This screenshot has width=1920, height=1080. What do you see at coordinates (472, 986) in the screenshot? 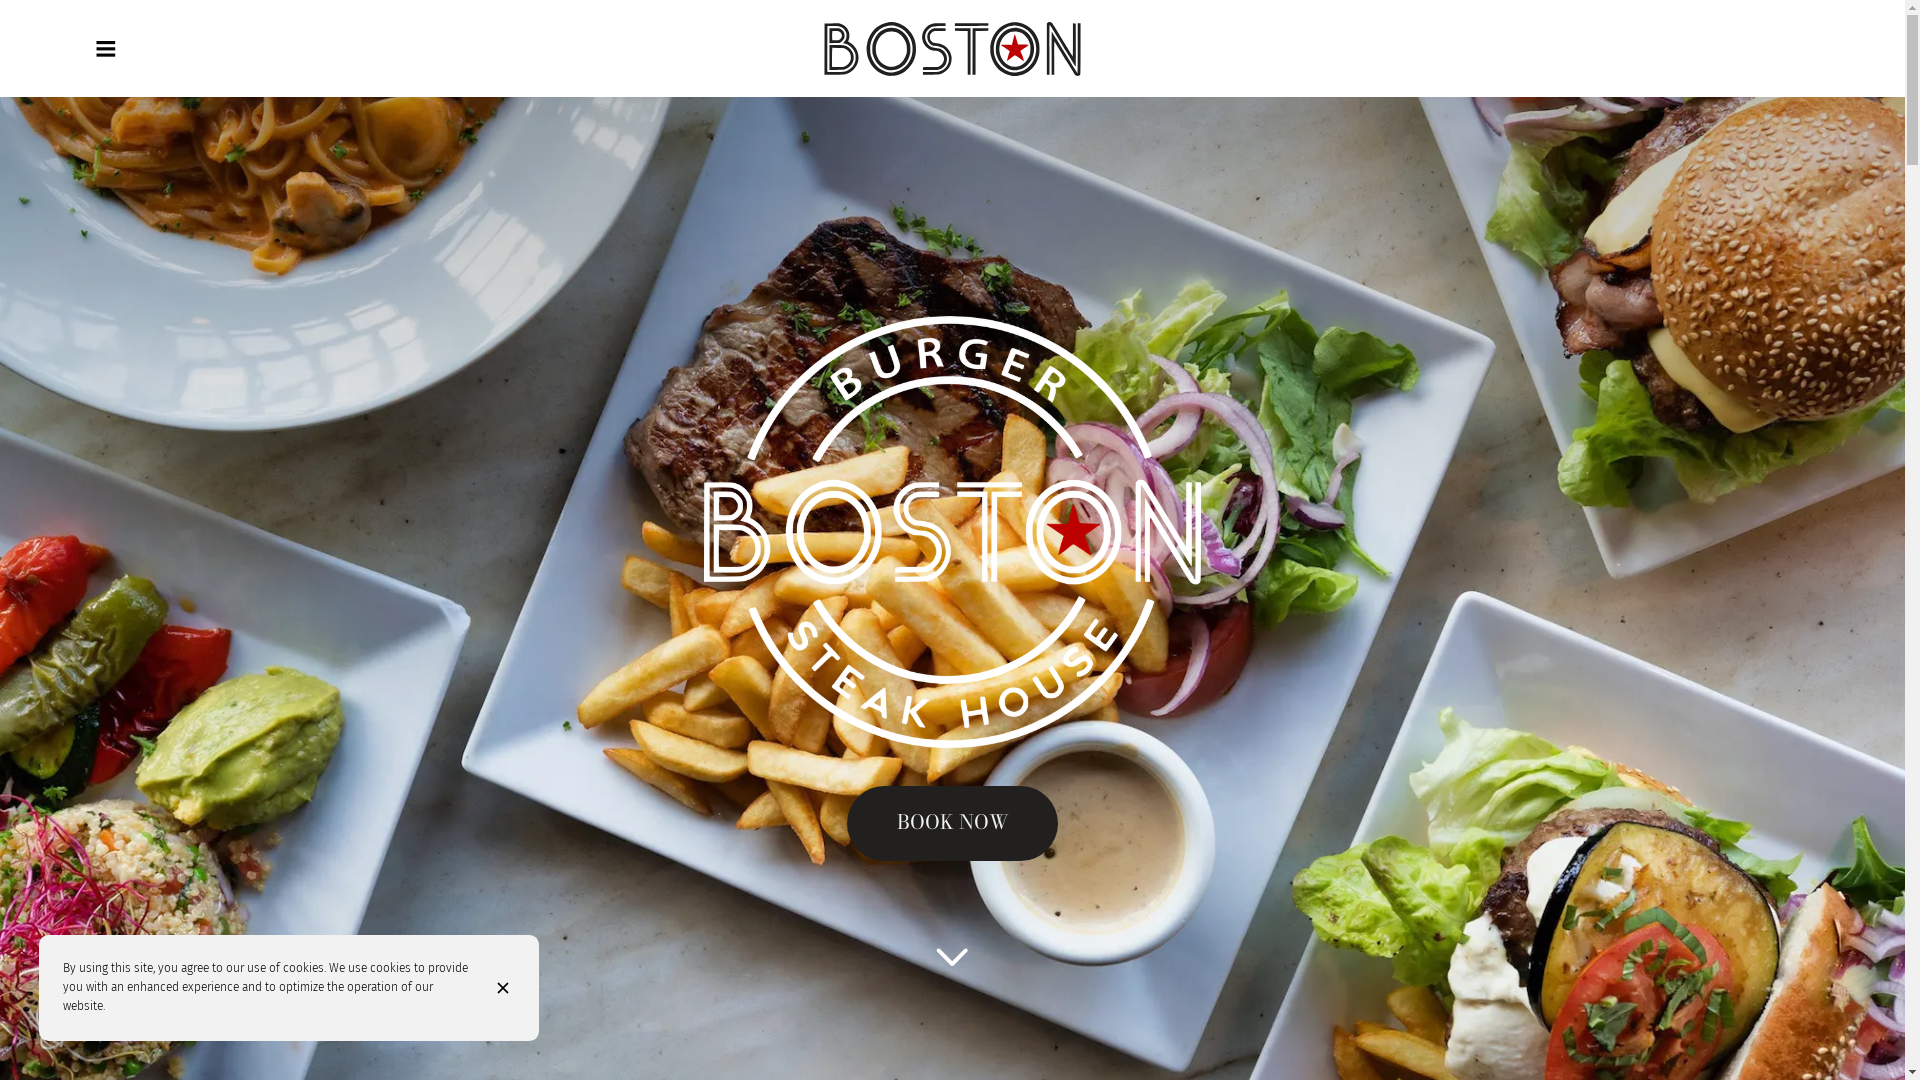
I see `'Close the cookie information banner'` at bounding box center [472, 986].